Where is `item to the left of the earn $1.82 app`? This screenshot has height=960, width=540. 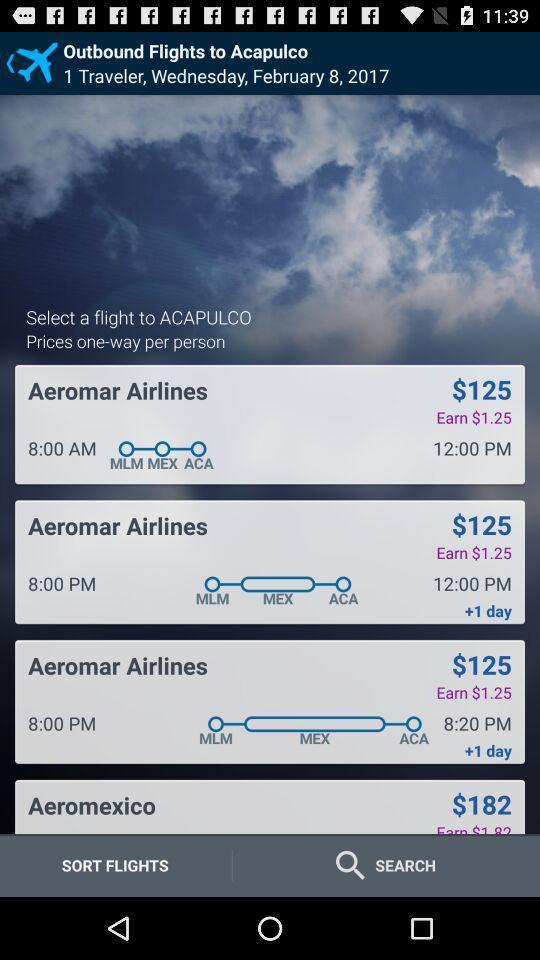
item to the left of the earn $1.82 app is located at coordinates (91, 805).